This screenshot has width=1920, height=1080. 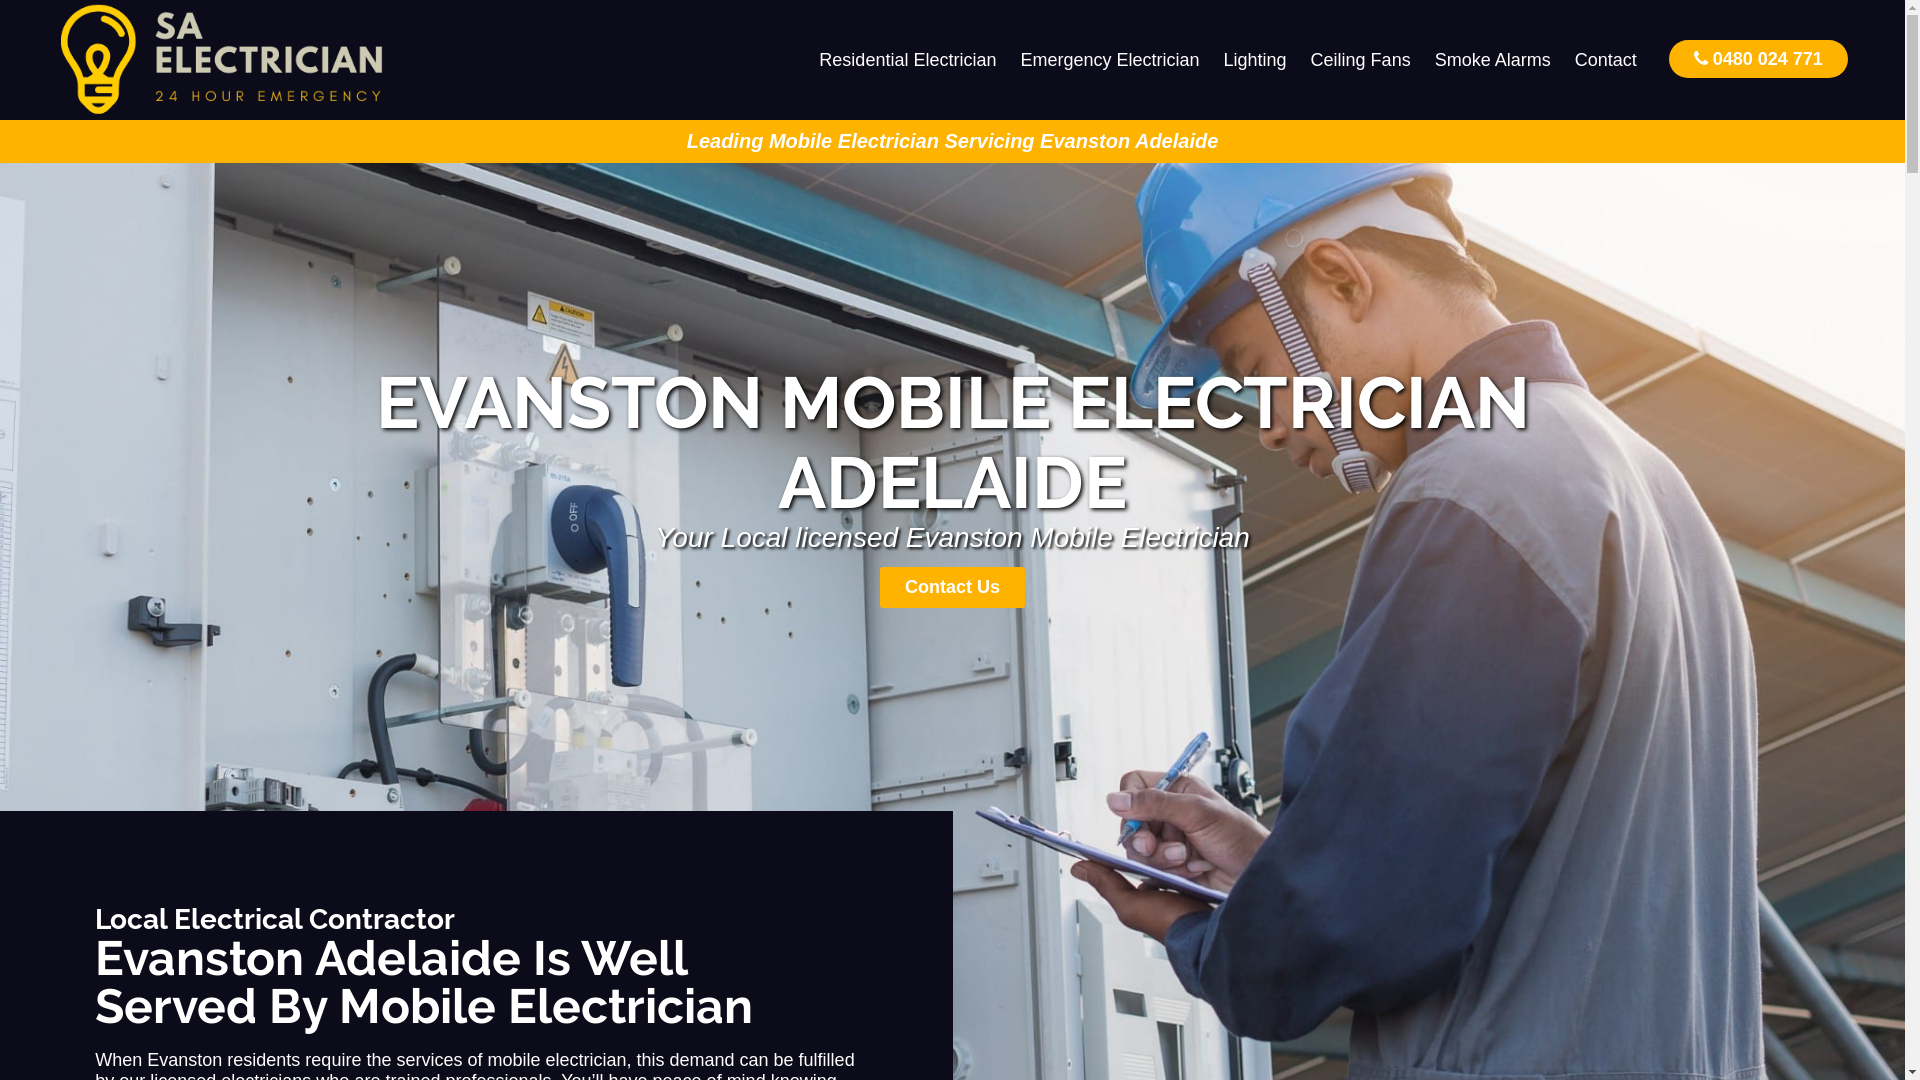 I want to click on 'Emergency Electrician', so click(x=1108, y=59).